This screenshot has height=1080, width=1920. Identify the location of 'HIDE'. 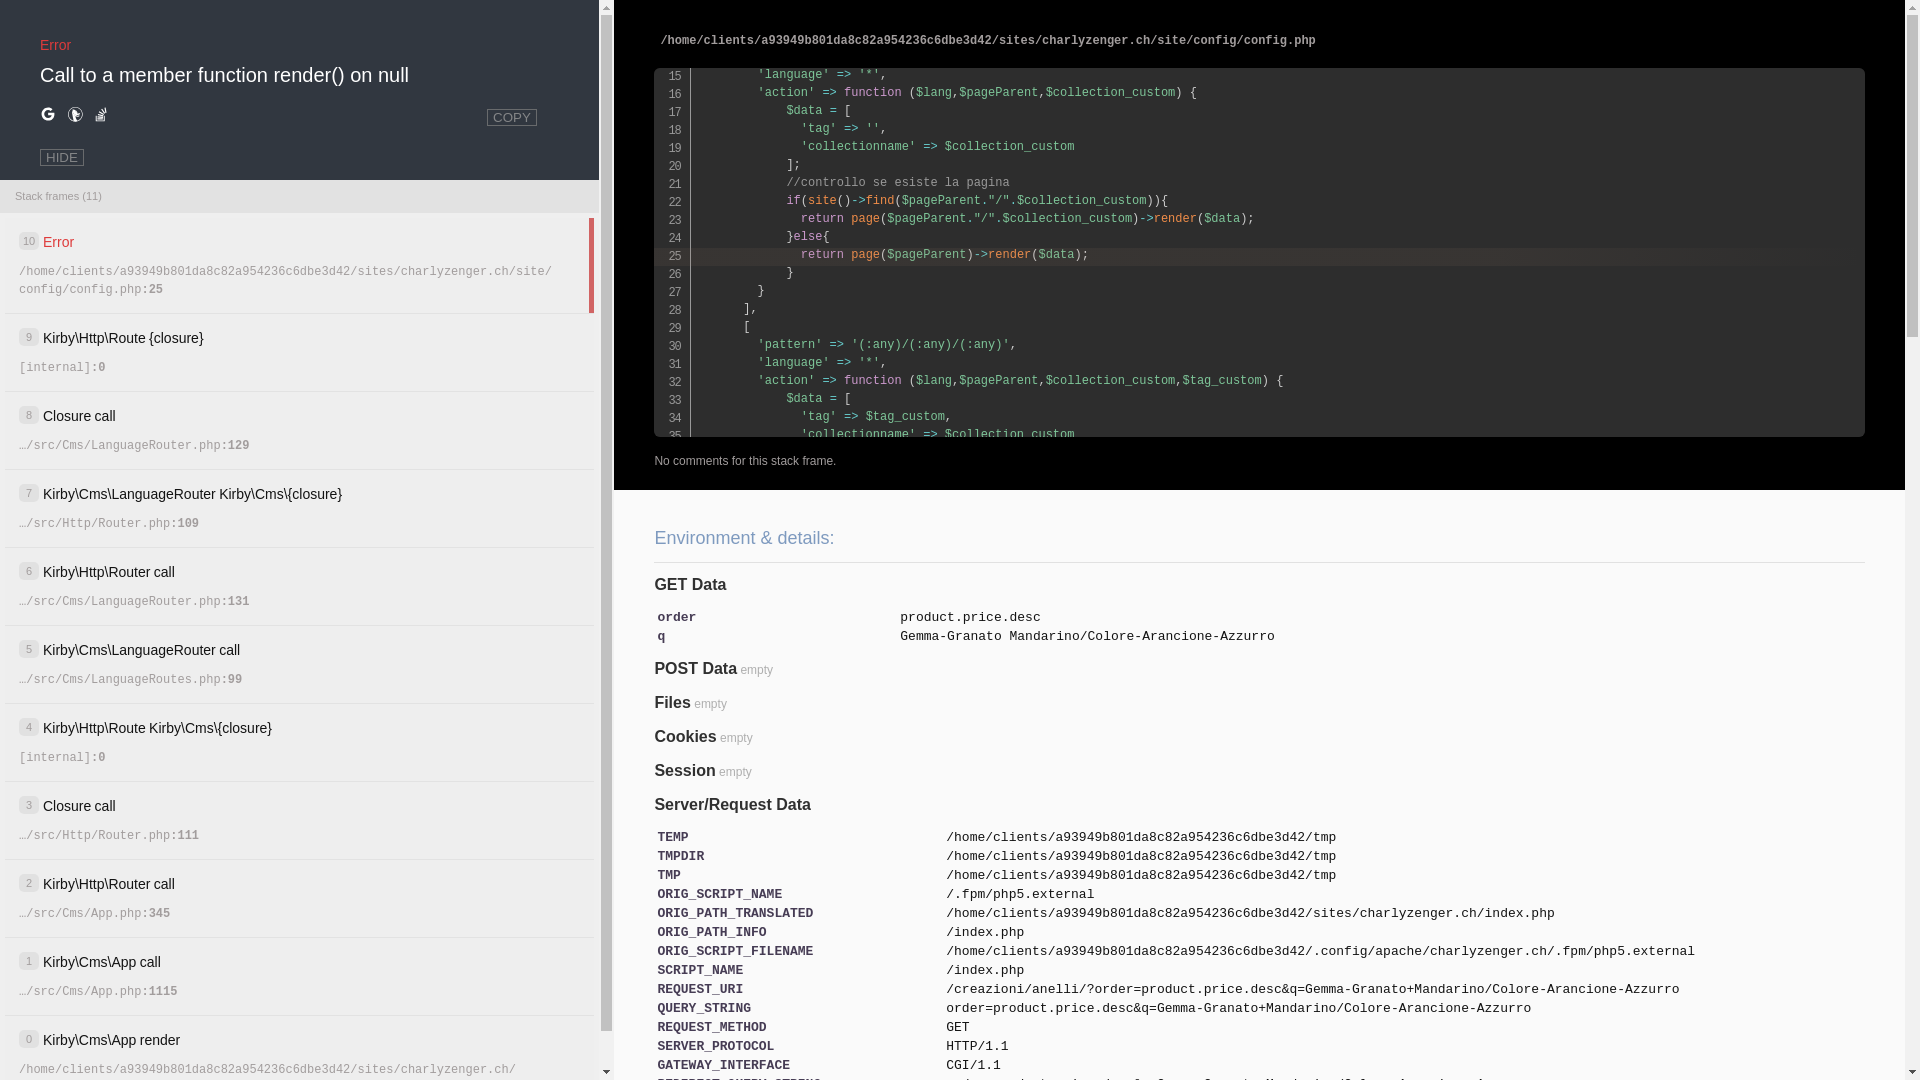
(62, 156).